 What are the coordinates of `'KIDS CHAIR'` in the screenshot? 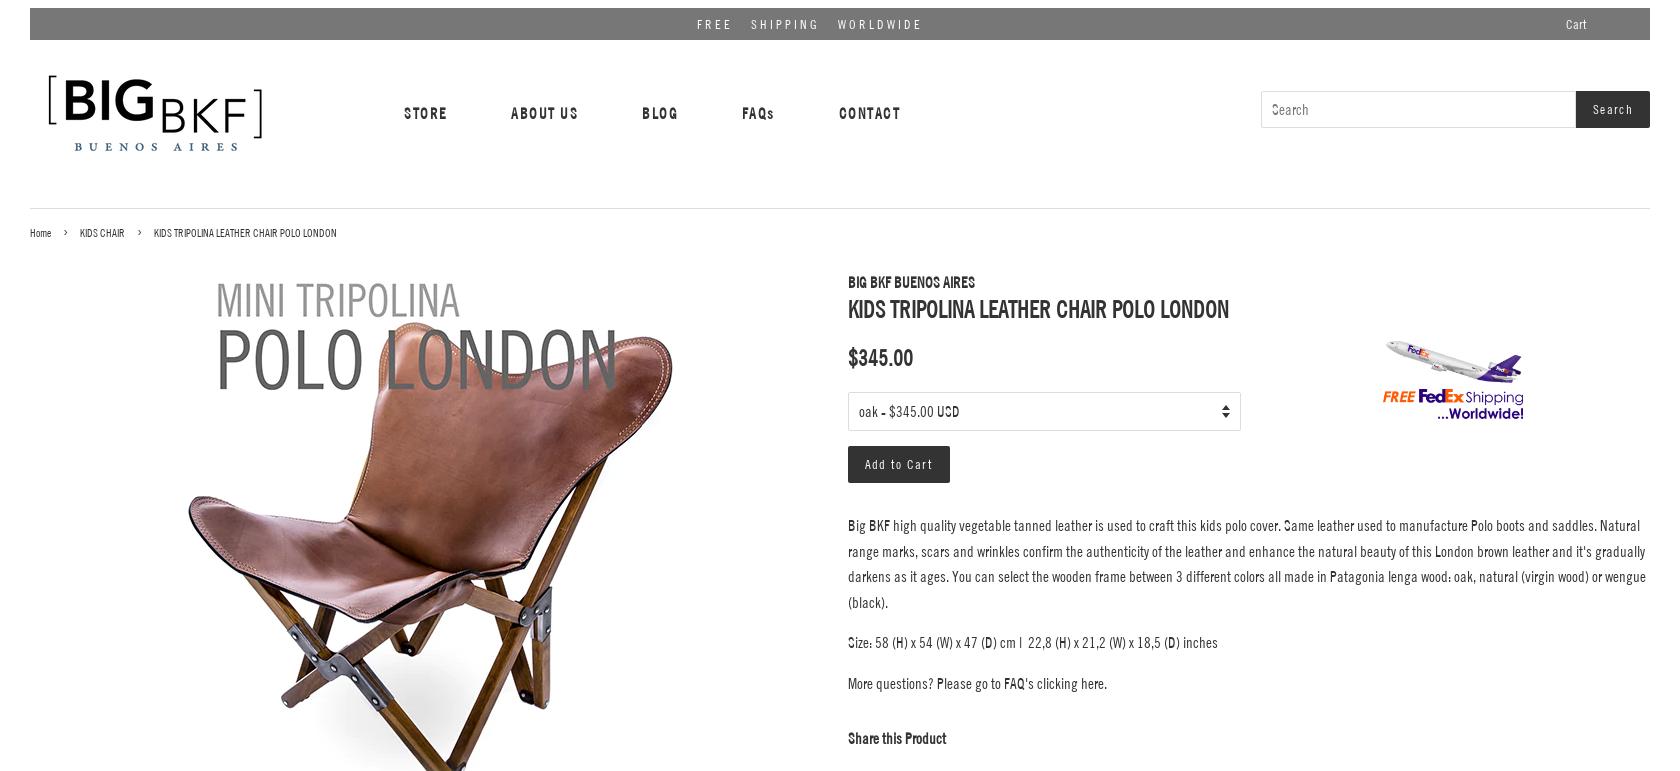 It's located at (102, 231).